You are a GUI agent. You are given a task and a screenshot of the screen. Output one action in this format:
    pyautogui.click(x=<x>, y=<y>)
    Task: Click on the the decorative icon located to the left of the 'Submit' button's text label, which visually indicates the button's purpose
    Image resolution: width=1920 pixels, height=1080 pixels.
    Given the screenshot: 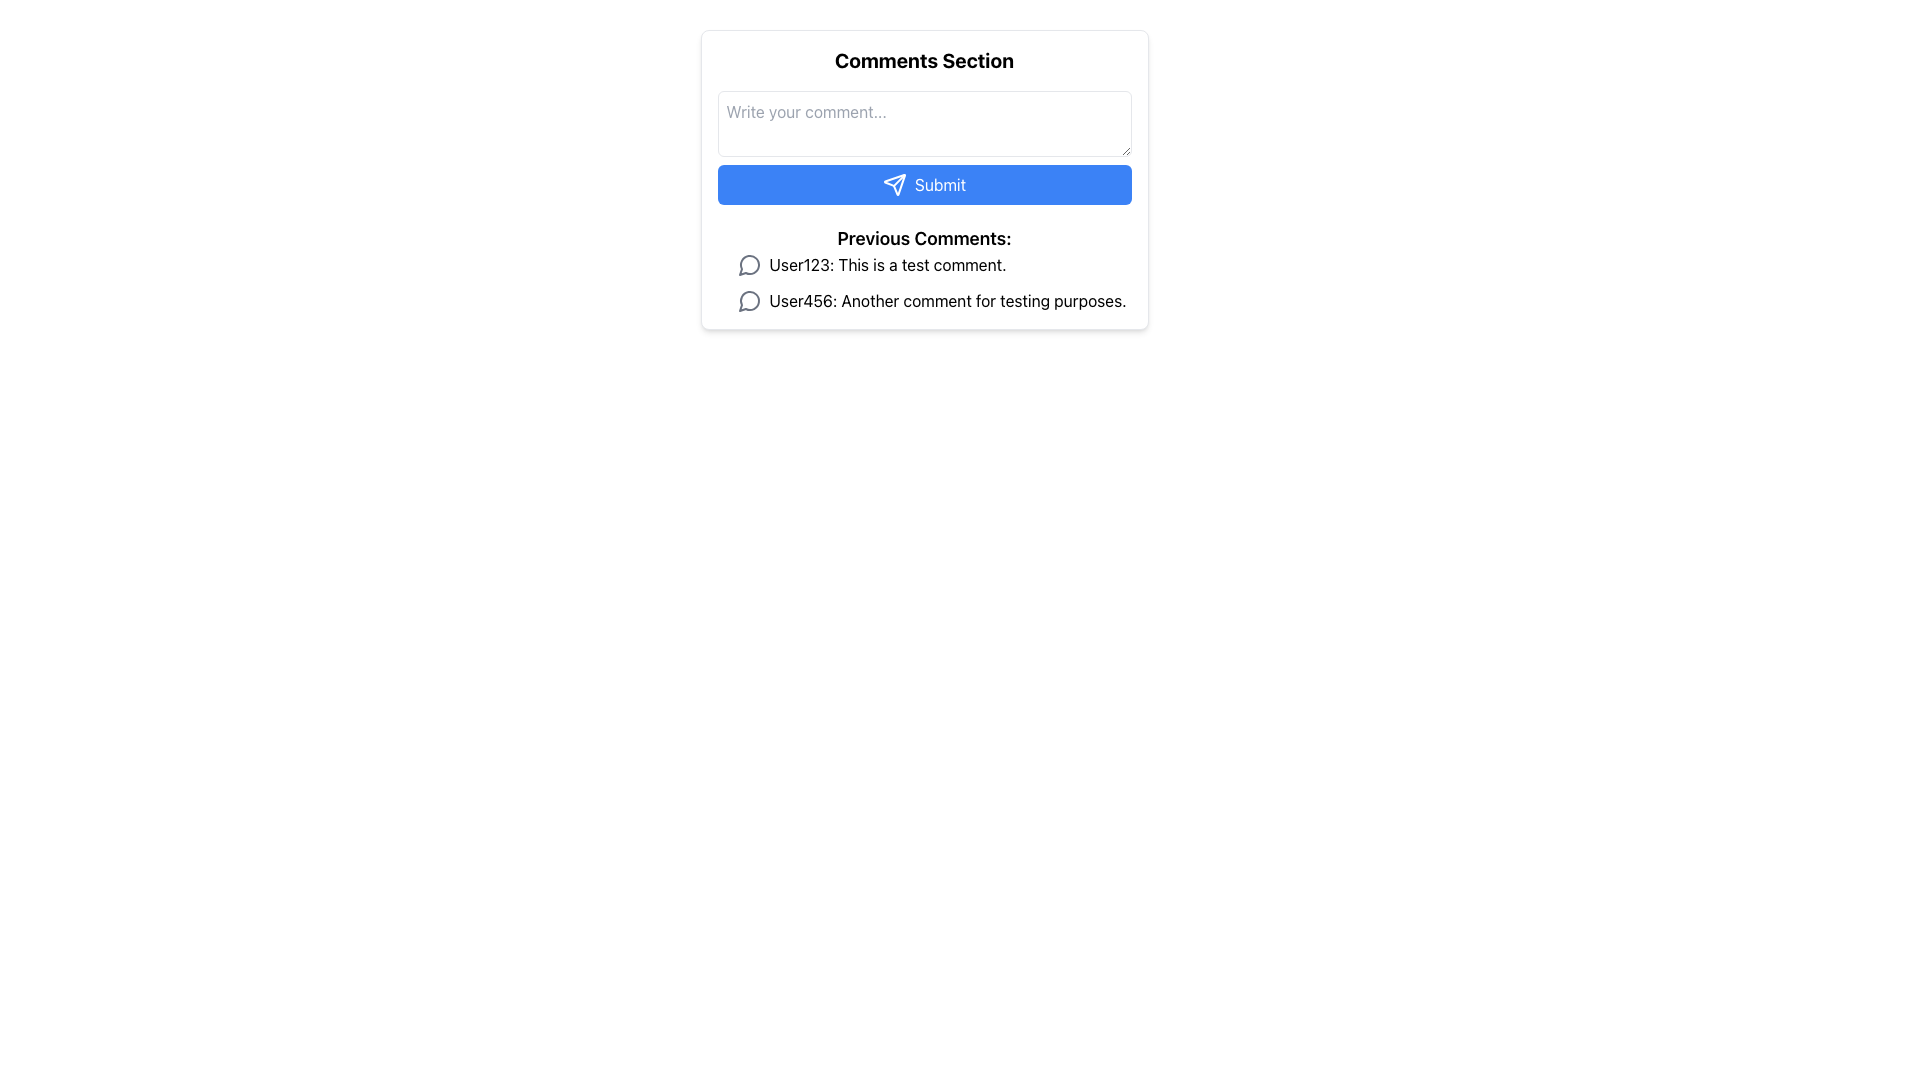 What is the action you would take?
    pyautogui.click(x=893, y=185)
    